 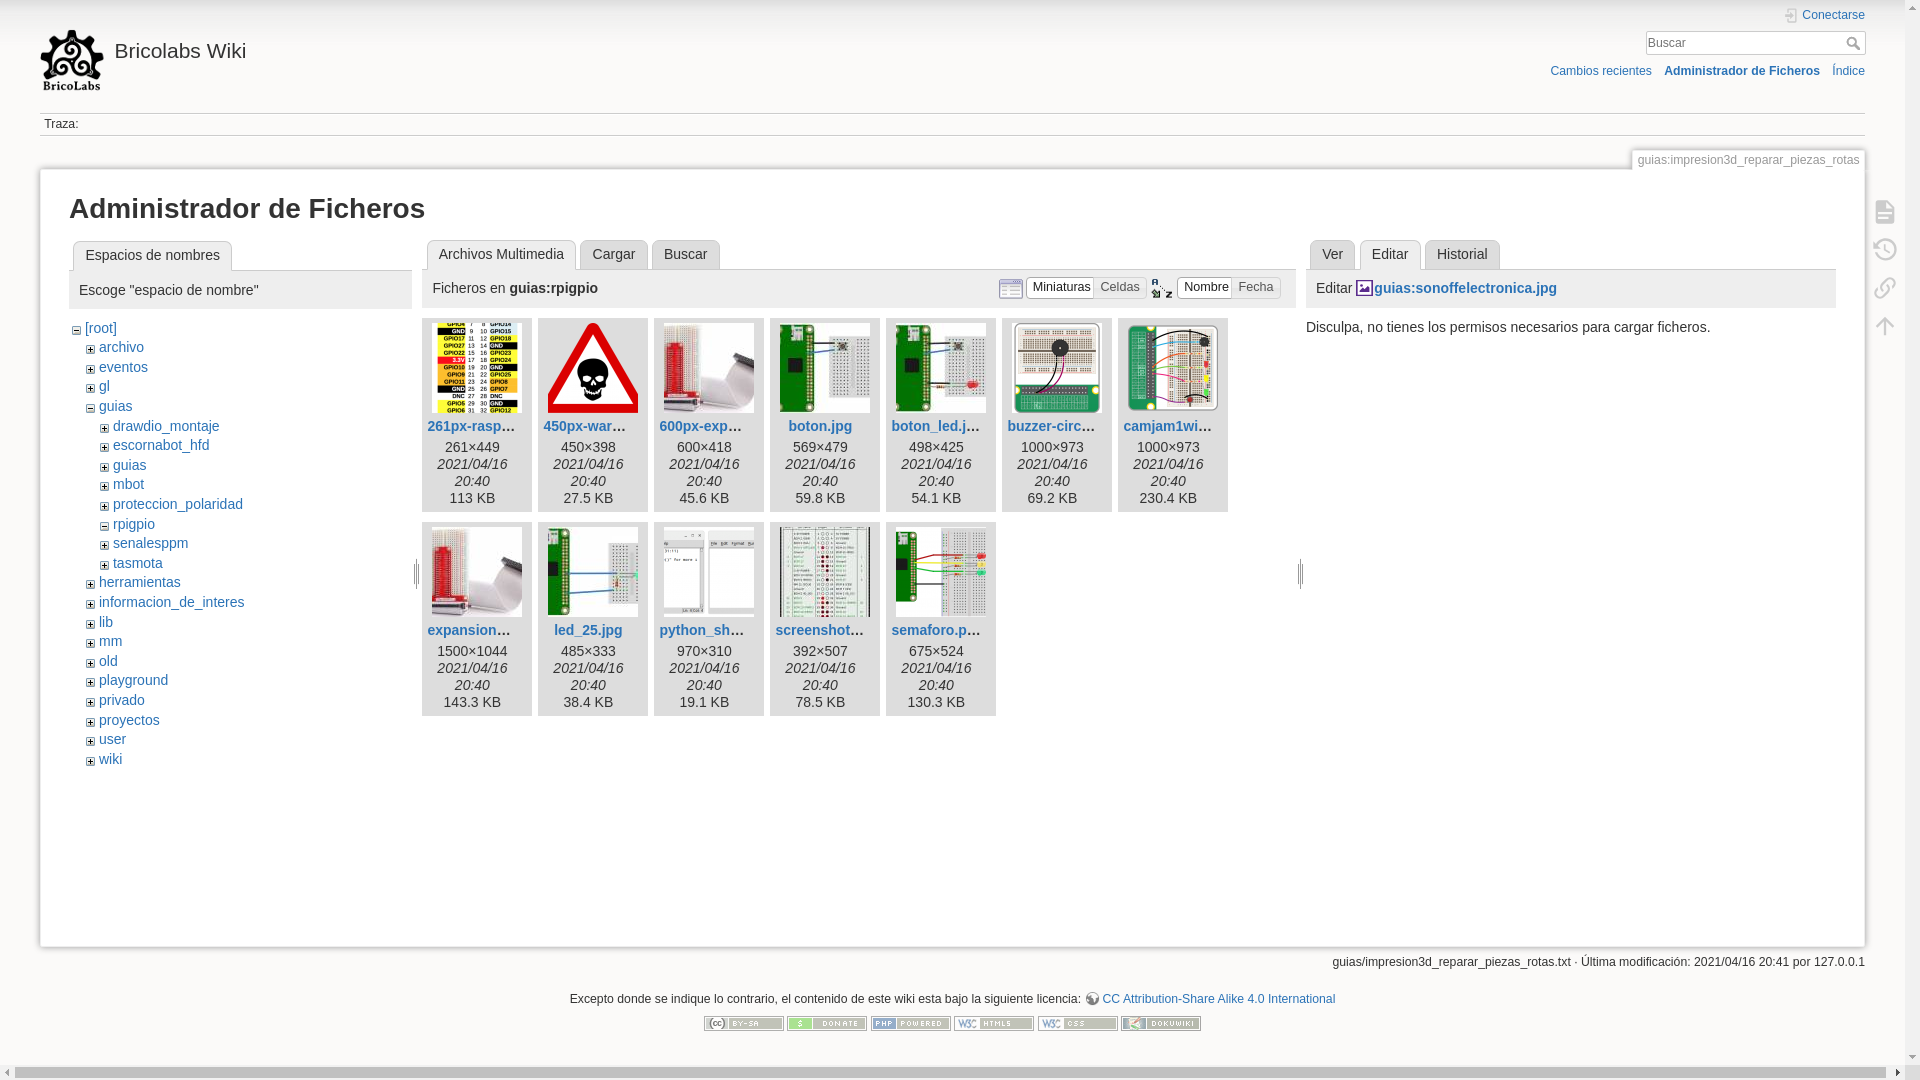 I want to click on 'Conectarse', so click(x=1824, y=15).